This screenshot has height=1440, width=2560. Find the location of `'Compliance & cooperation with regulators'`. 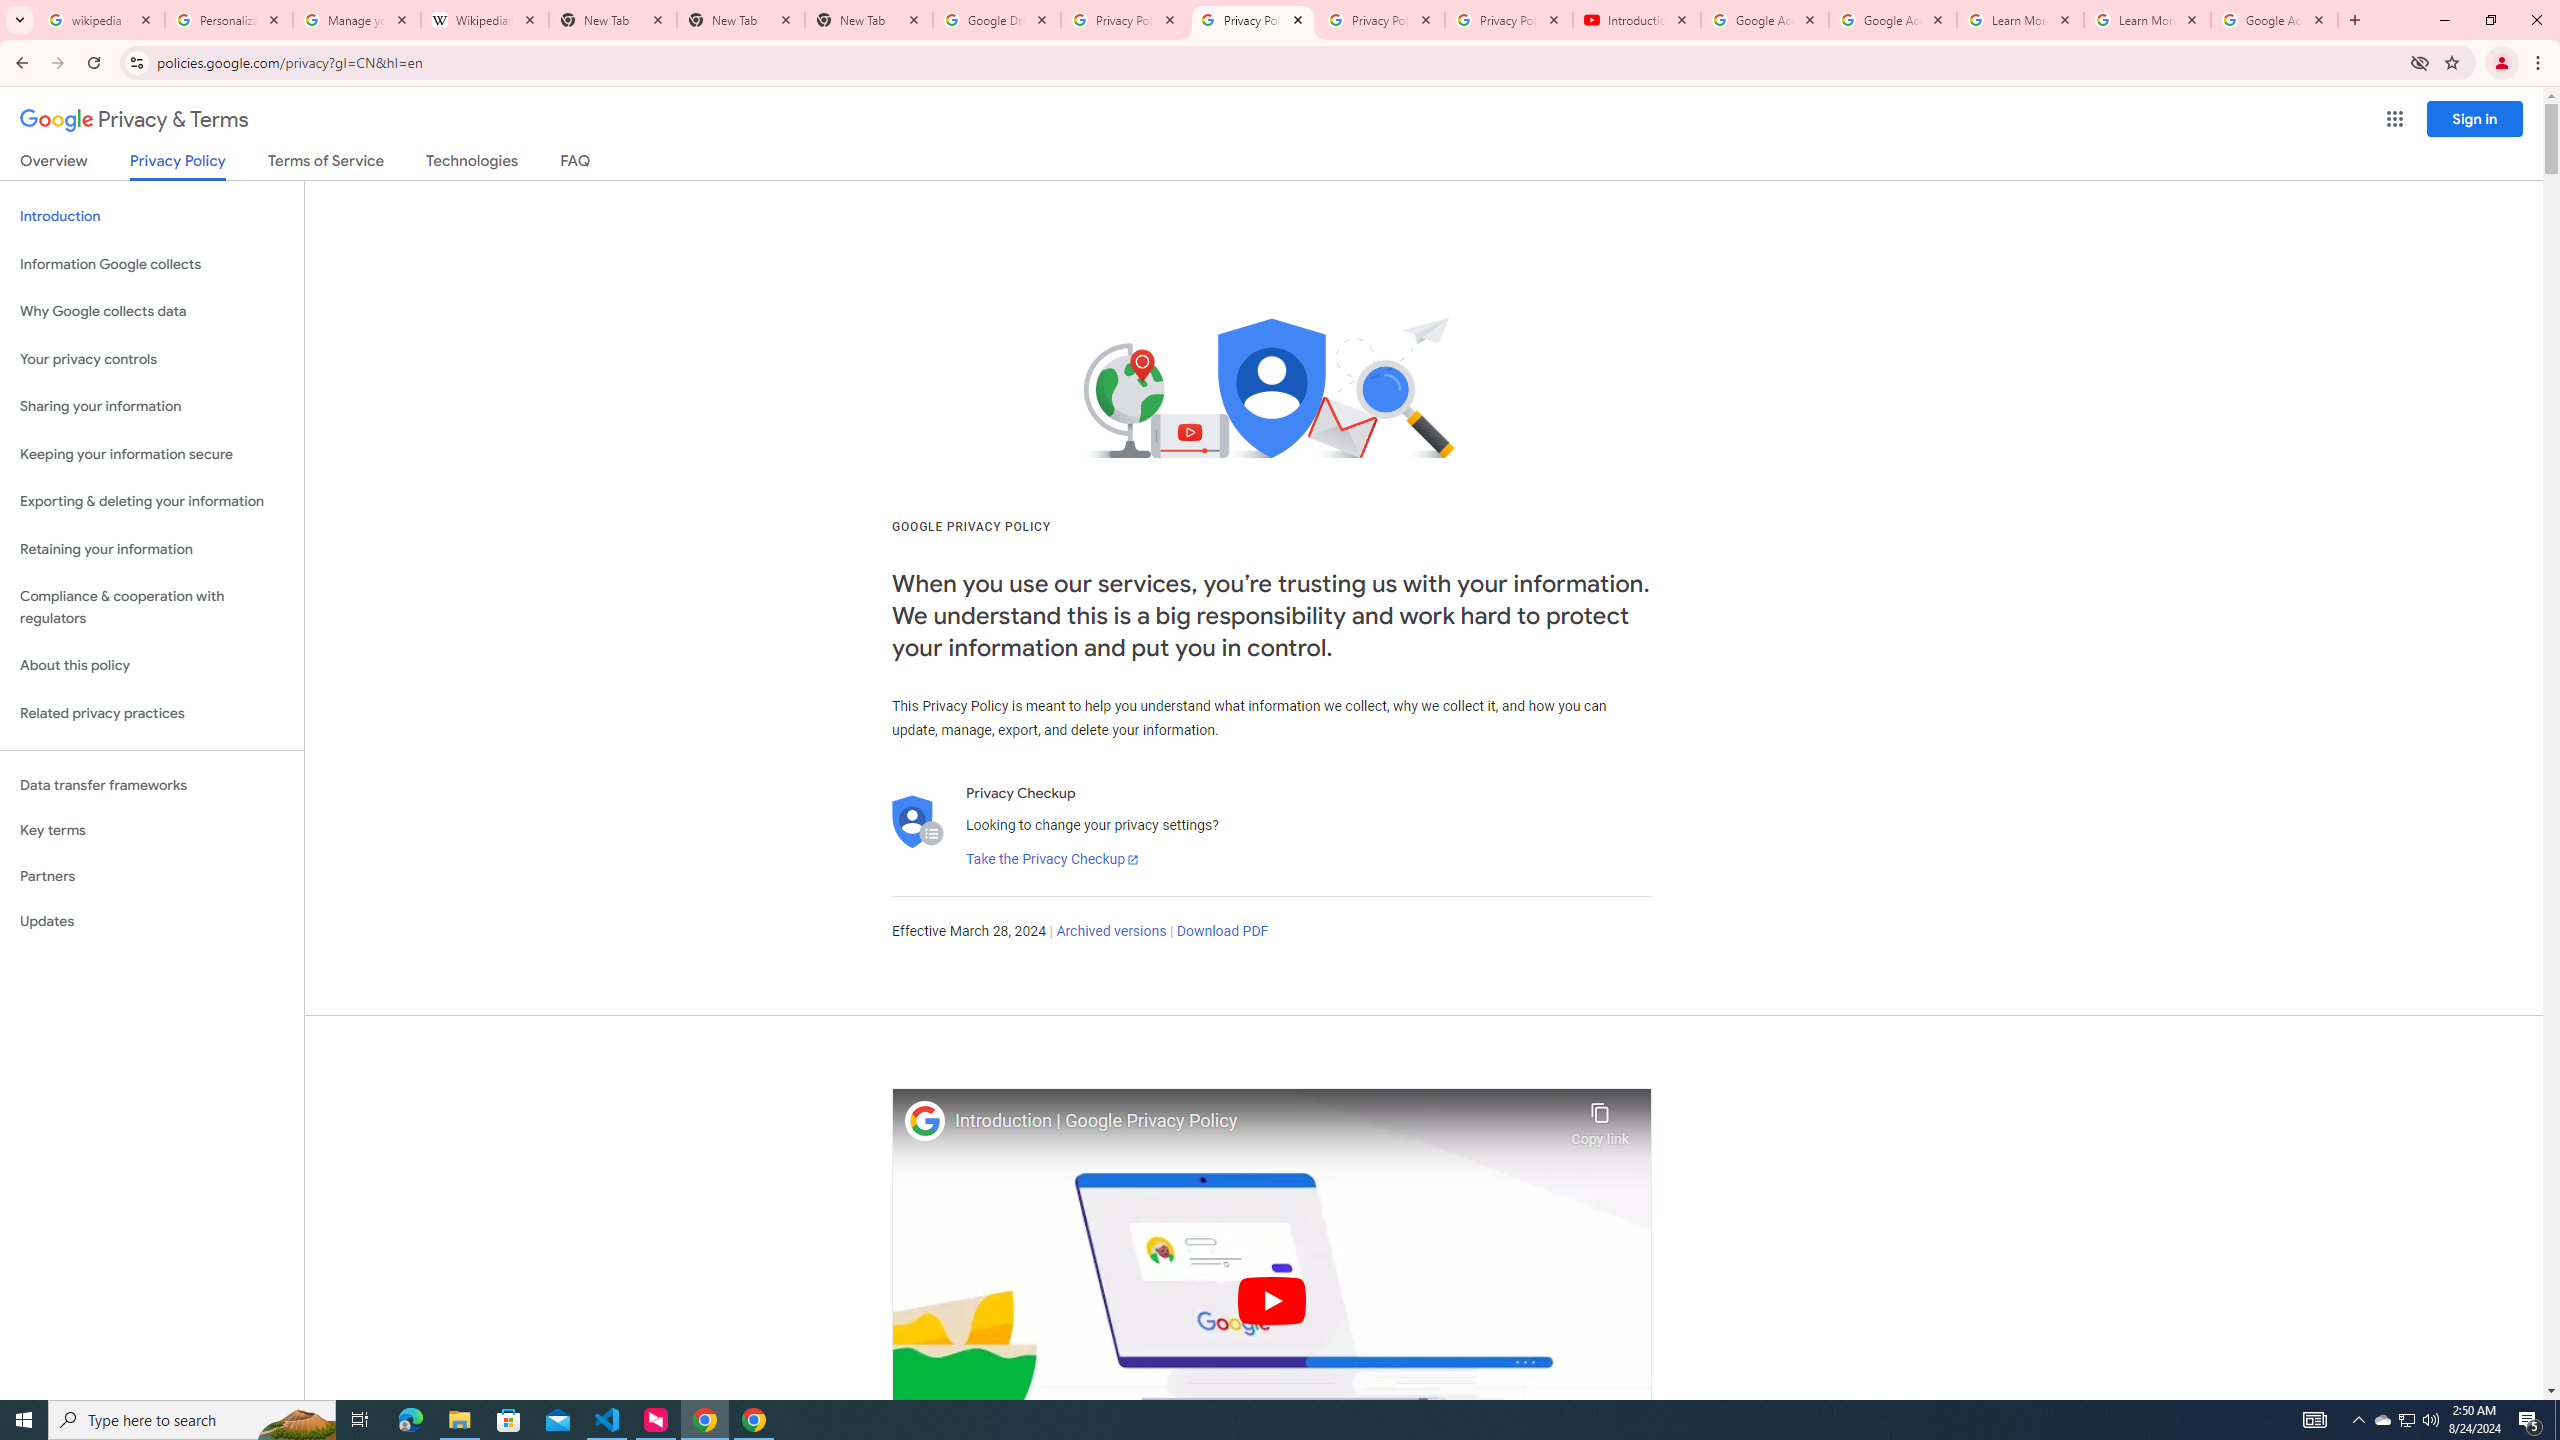

'Compliance & cooperation with regulators' is located at coordinates (151, 608).